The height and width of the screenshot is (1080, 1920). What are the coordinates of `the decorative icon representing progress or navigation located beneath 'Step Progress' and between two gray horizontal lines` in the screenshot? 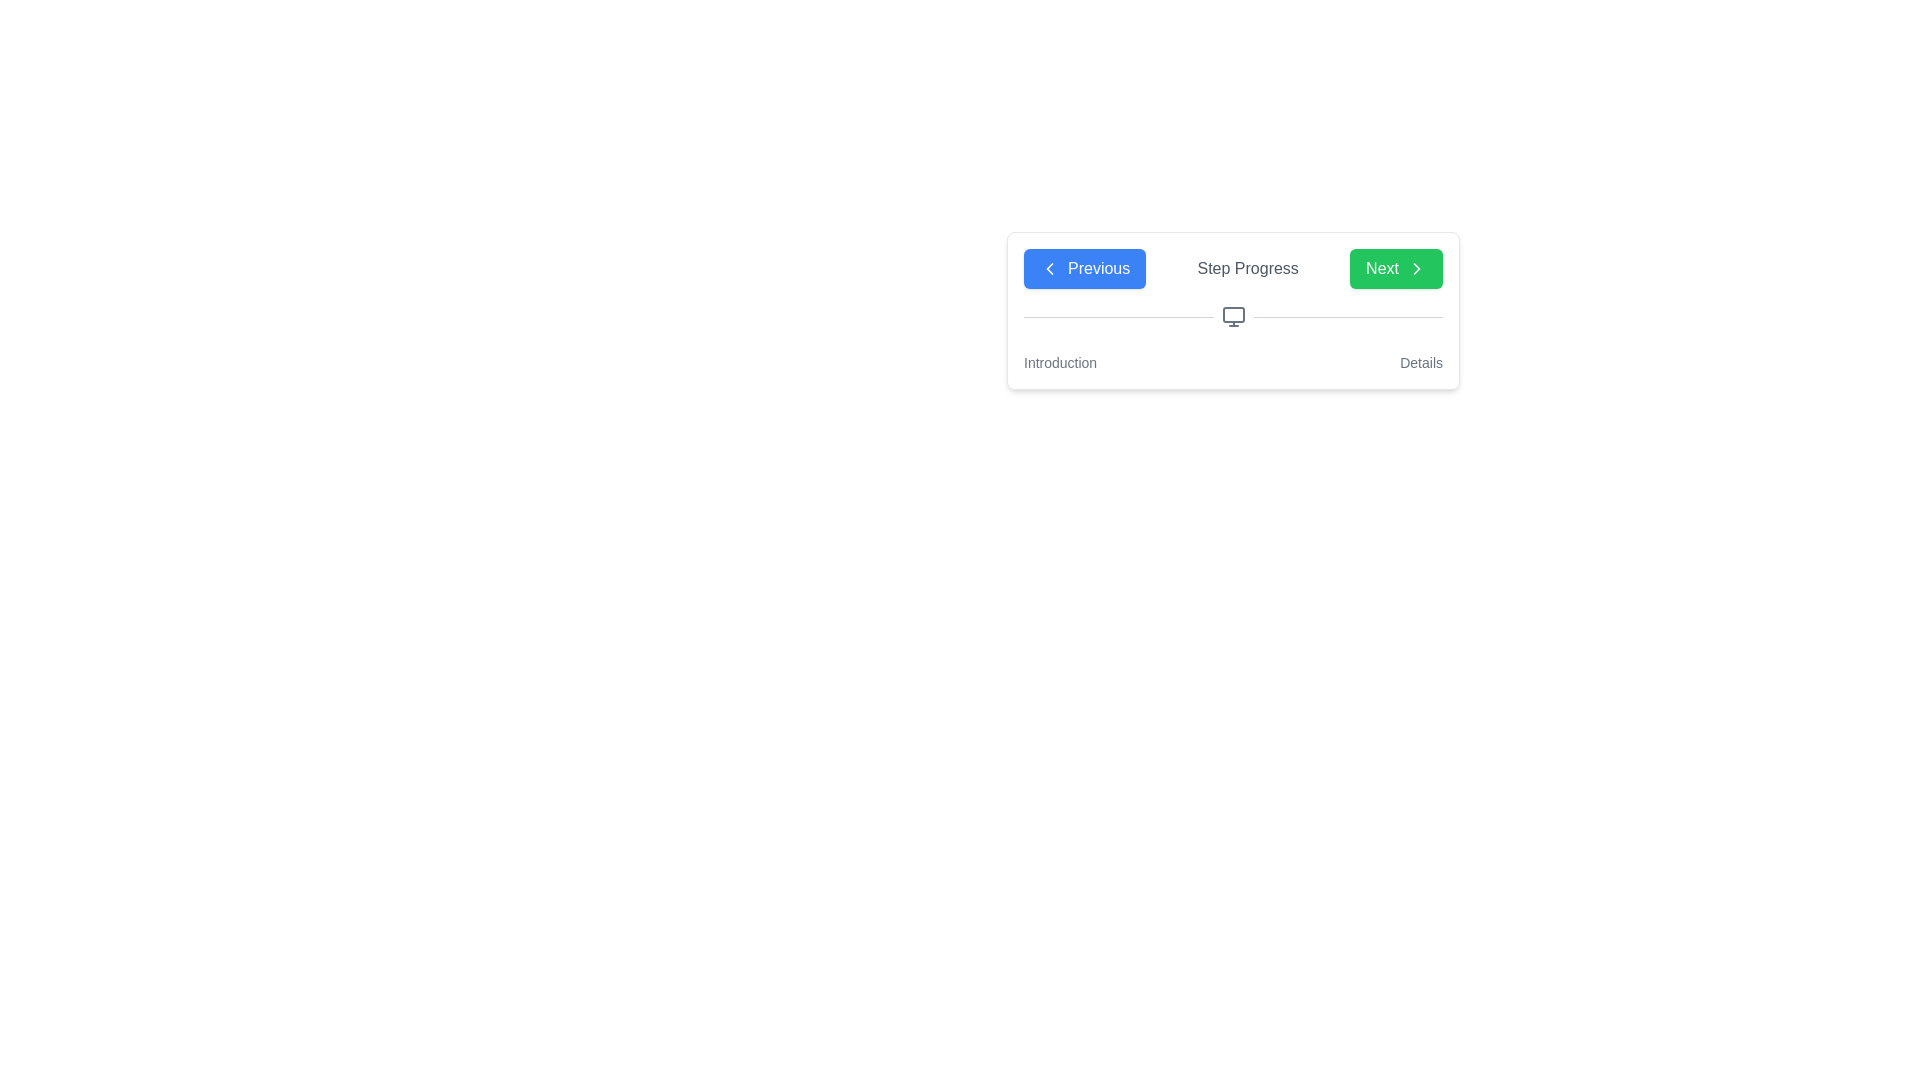 It's located at (1232, 315).